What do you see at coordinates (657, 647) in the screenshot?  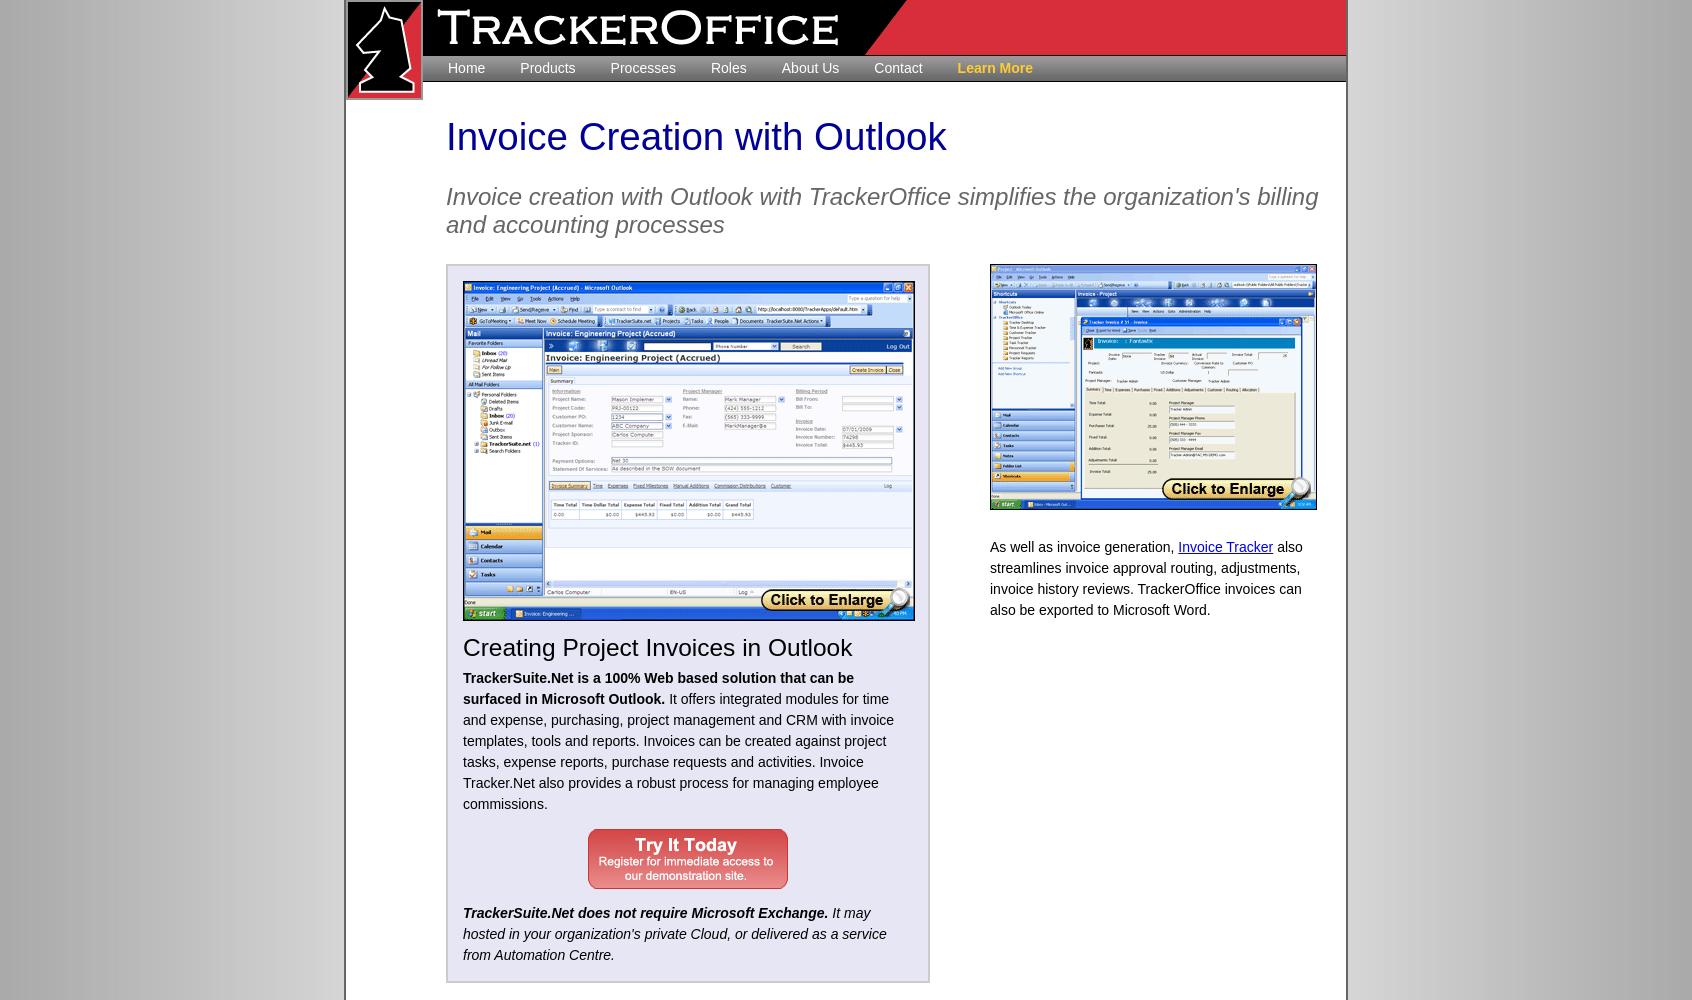 I see `'Creating Project Invoices in Outlook'` at bounding box center [657, 647].